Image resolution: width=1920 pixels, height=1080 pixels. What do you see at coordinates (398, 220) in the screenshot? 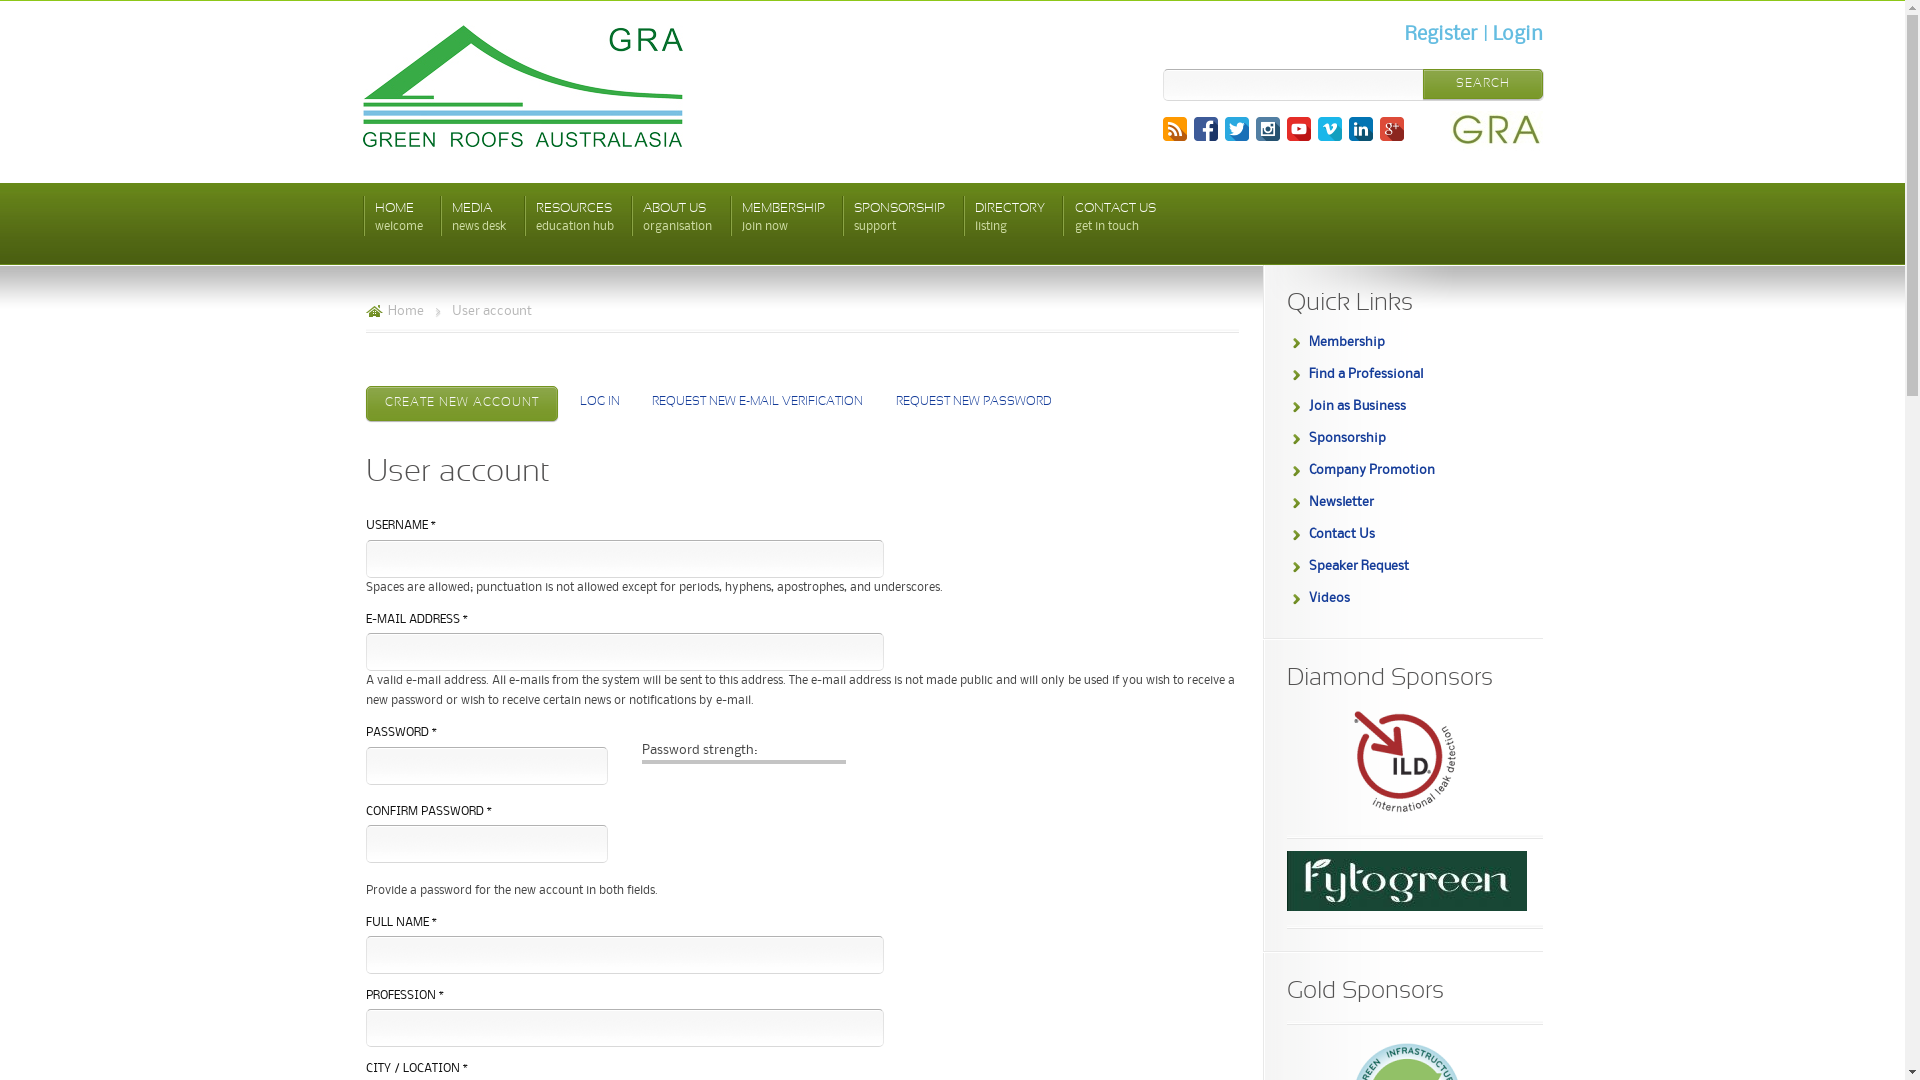
I see `'HOME` at bounding box center [398, 220].